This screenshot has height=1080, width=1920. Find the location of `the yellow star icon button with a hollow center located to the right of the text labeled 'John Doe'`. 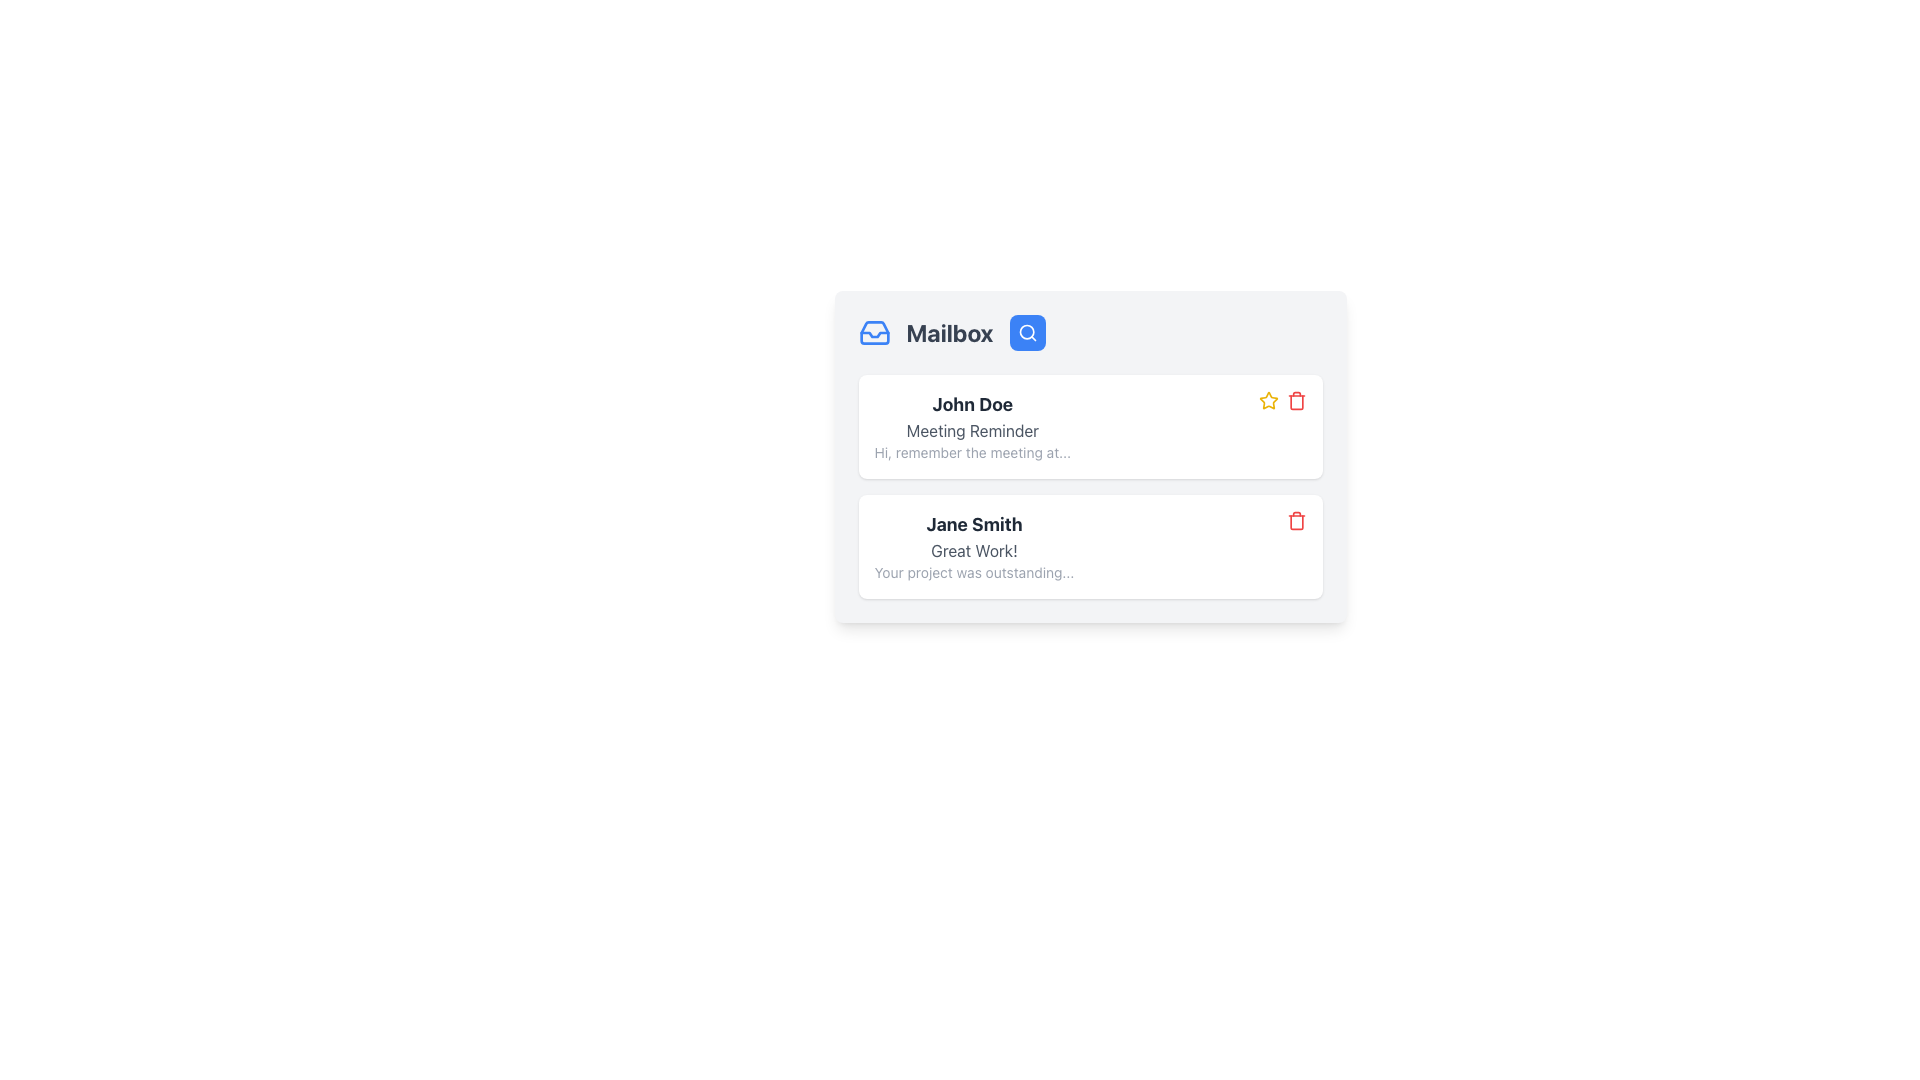

the yellow star icon button with a hollow center located to the right of the text labeled 'John Doe' is located at coordinates (1267, 401).